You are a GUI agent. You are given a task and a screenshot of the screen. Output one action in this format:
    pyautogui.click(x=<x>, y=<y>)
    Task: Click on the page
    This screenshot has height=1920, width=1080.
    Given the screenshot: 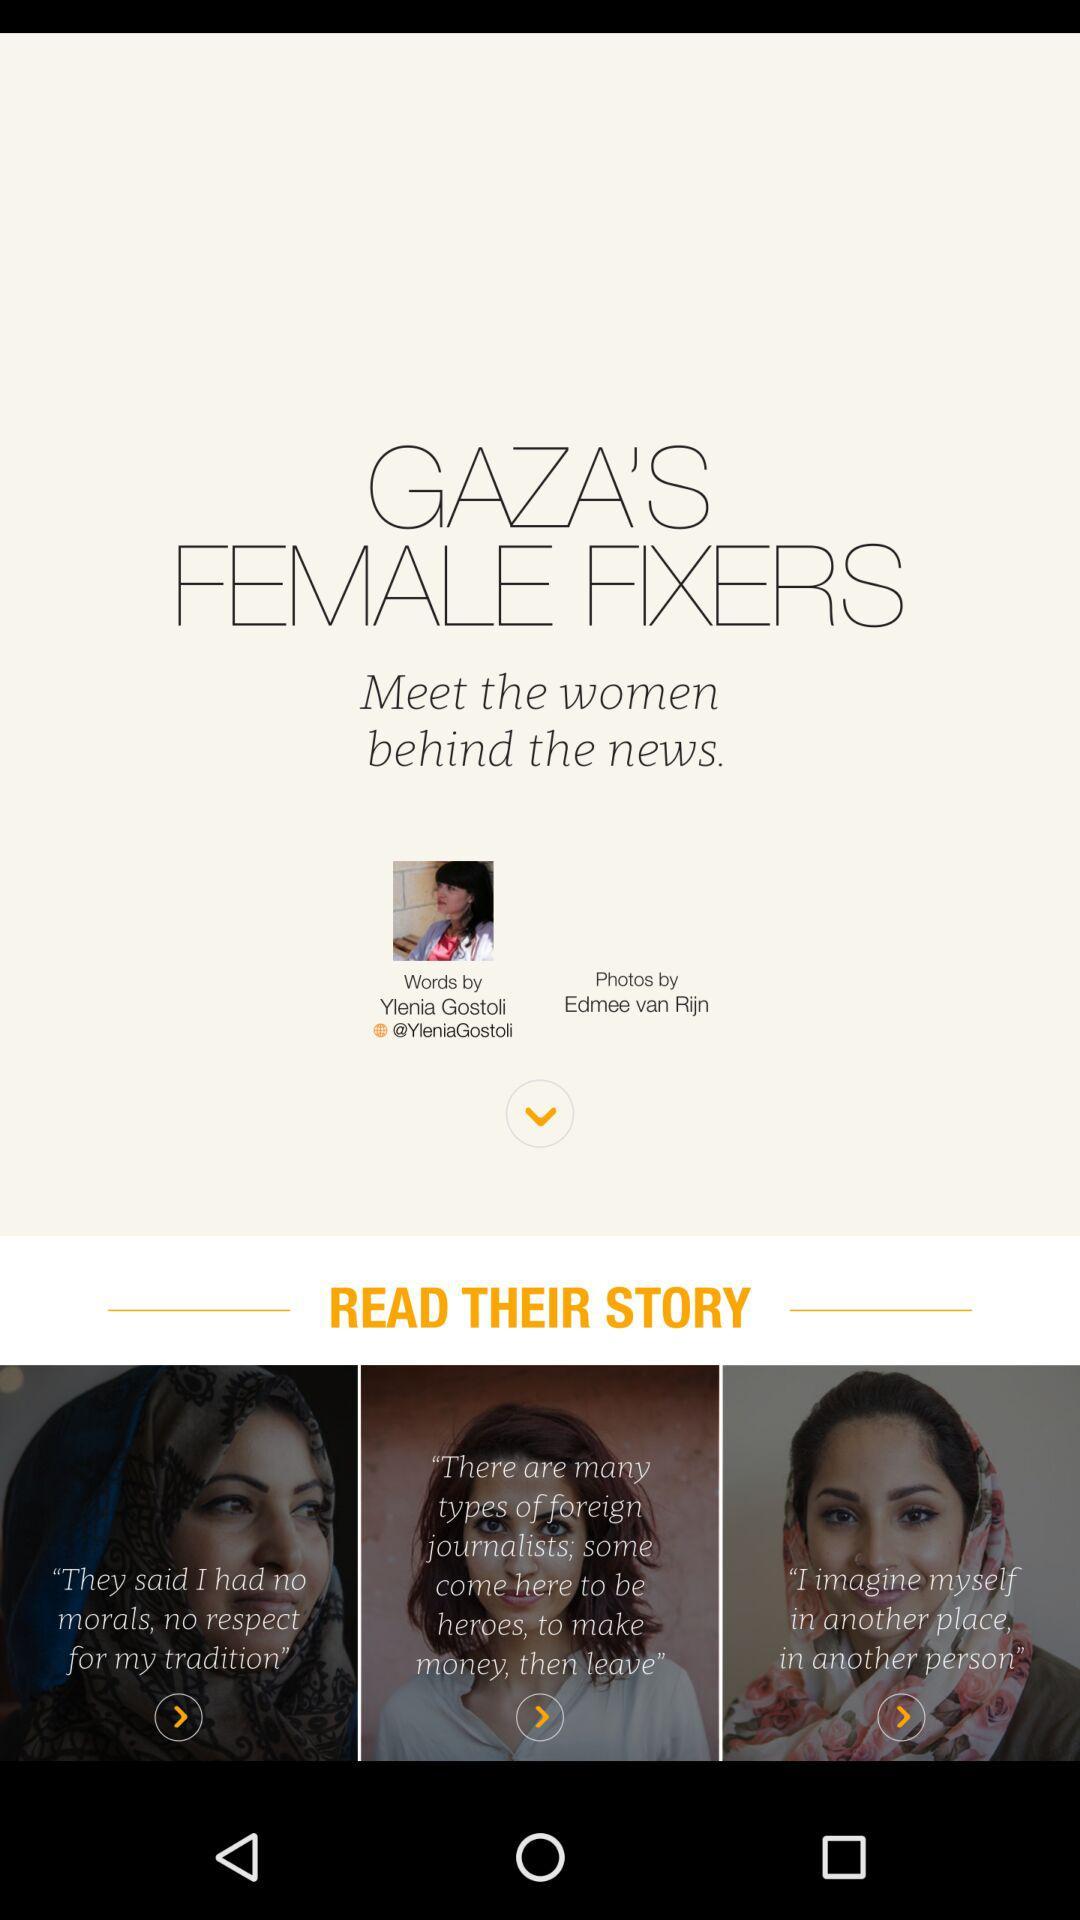 What is the action you would take?
    pyautogui.click(x=177, y=1561)
    